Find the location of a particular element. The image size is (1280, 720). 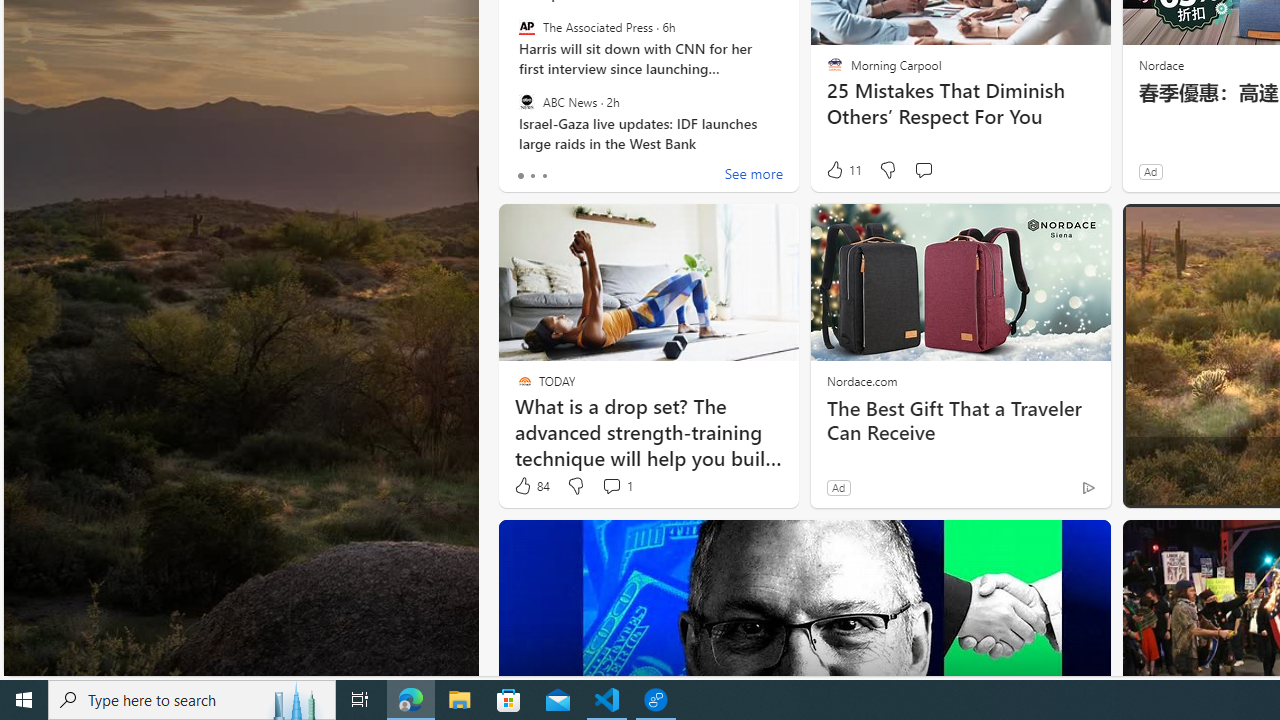

'11 Like' is located at coordinates (843, 169).